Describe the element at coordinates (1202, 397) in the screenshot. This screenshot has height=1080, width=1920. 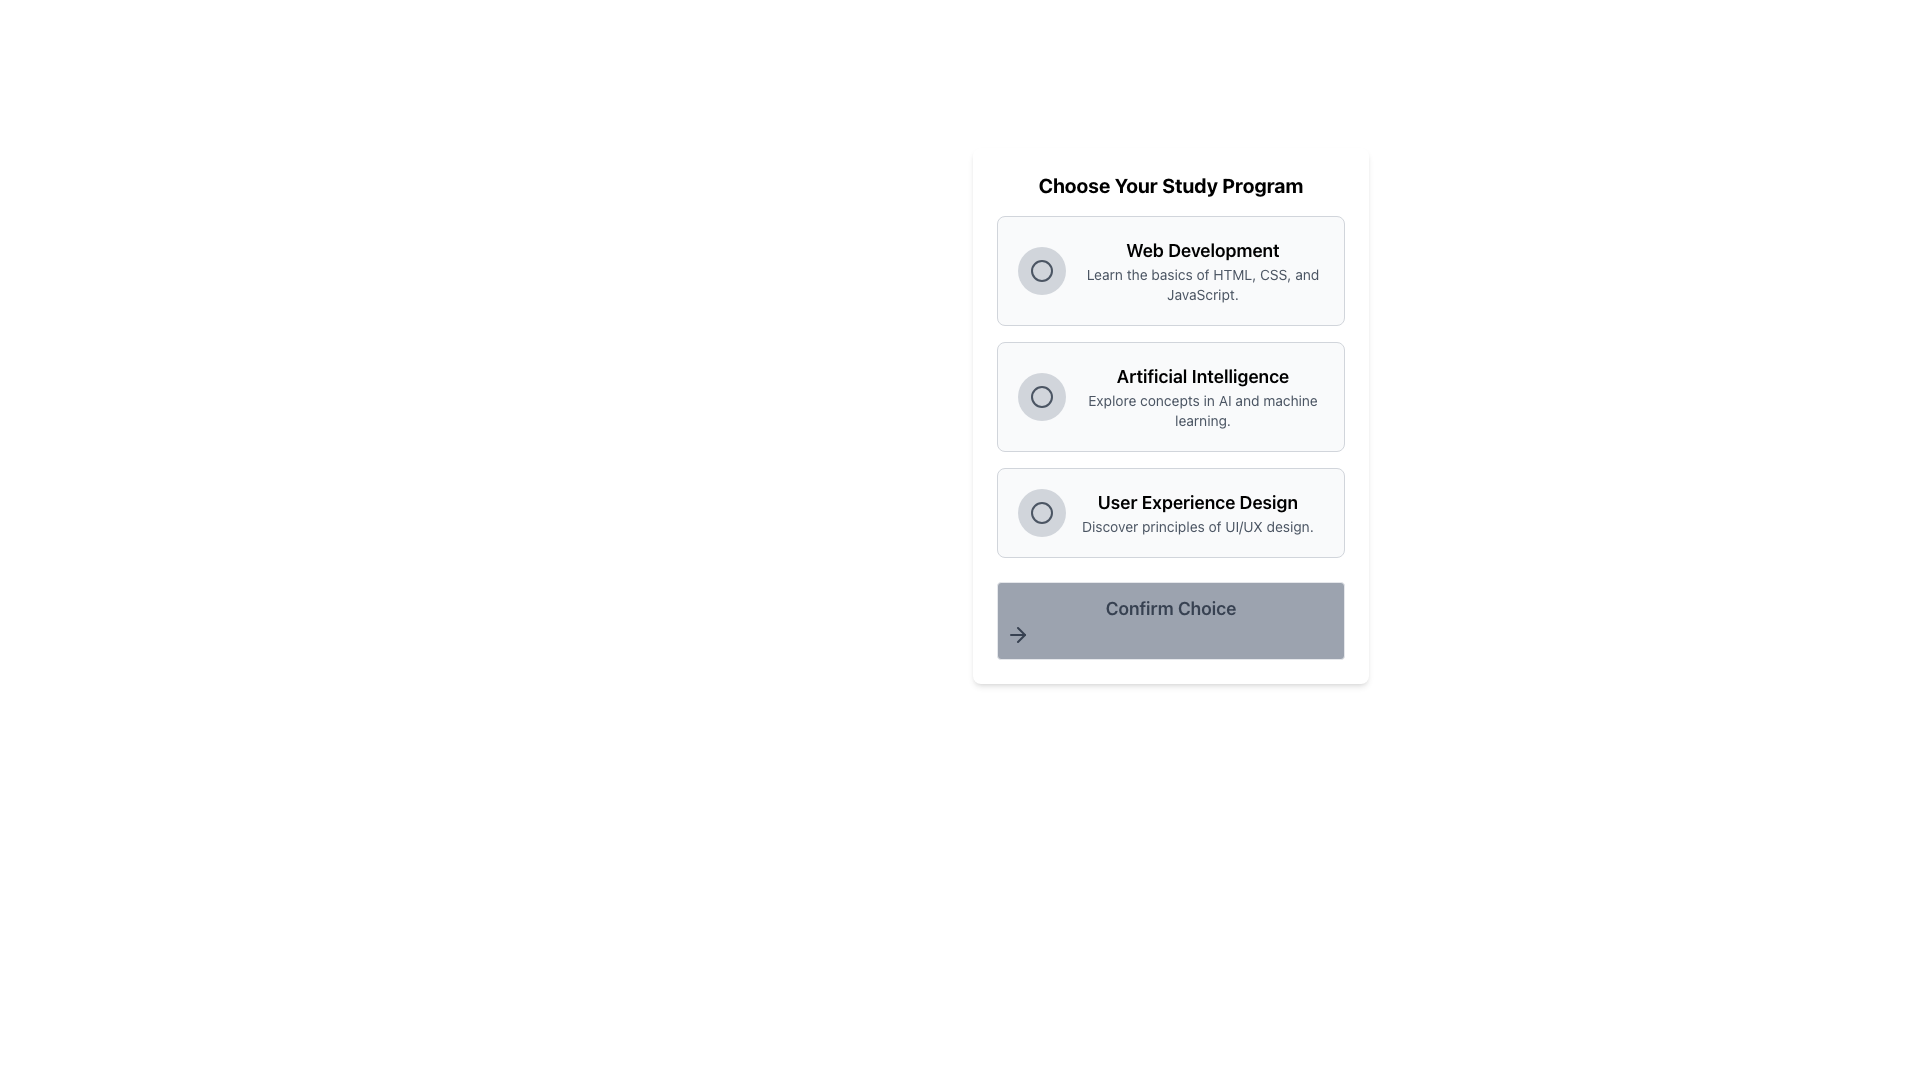
I see `the second text block in the card layout, which describes the study program in Artificial Intelligence` at that location.